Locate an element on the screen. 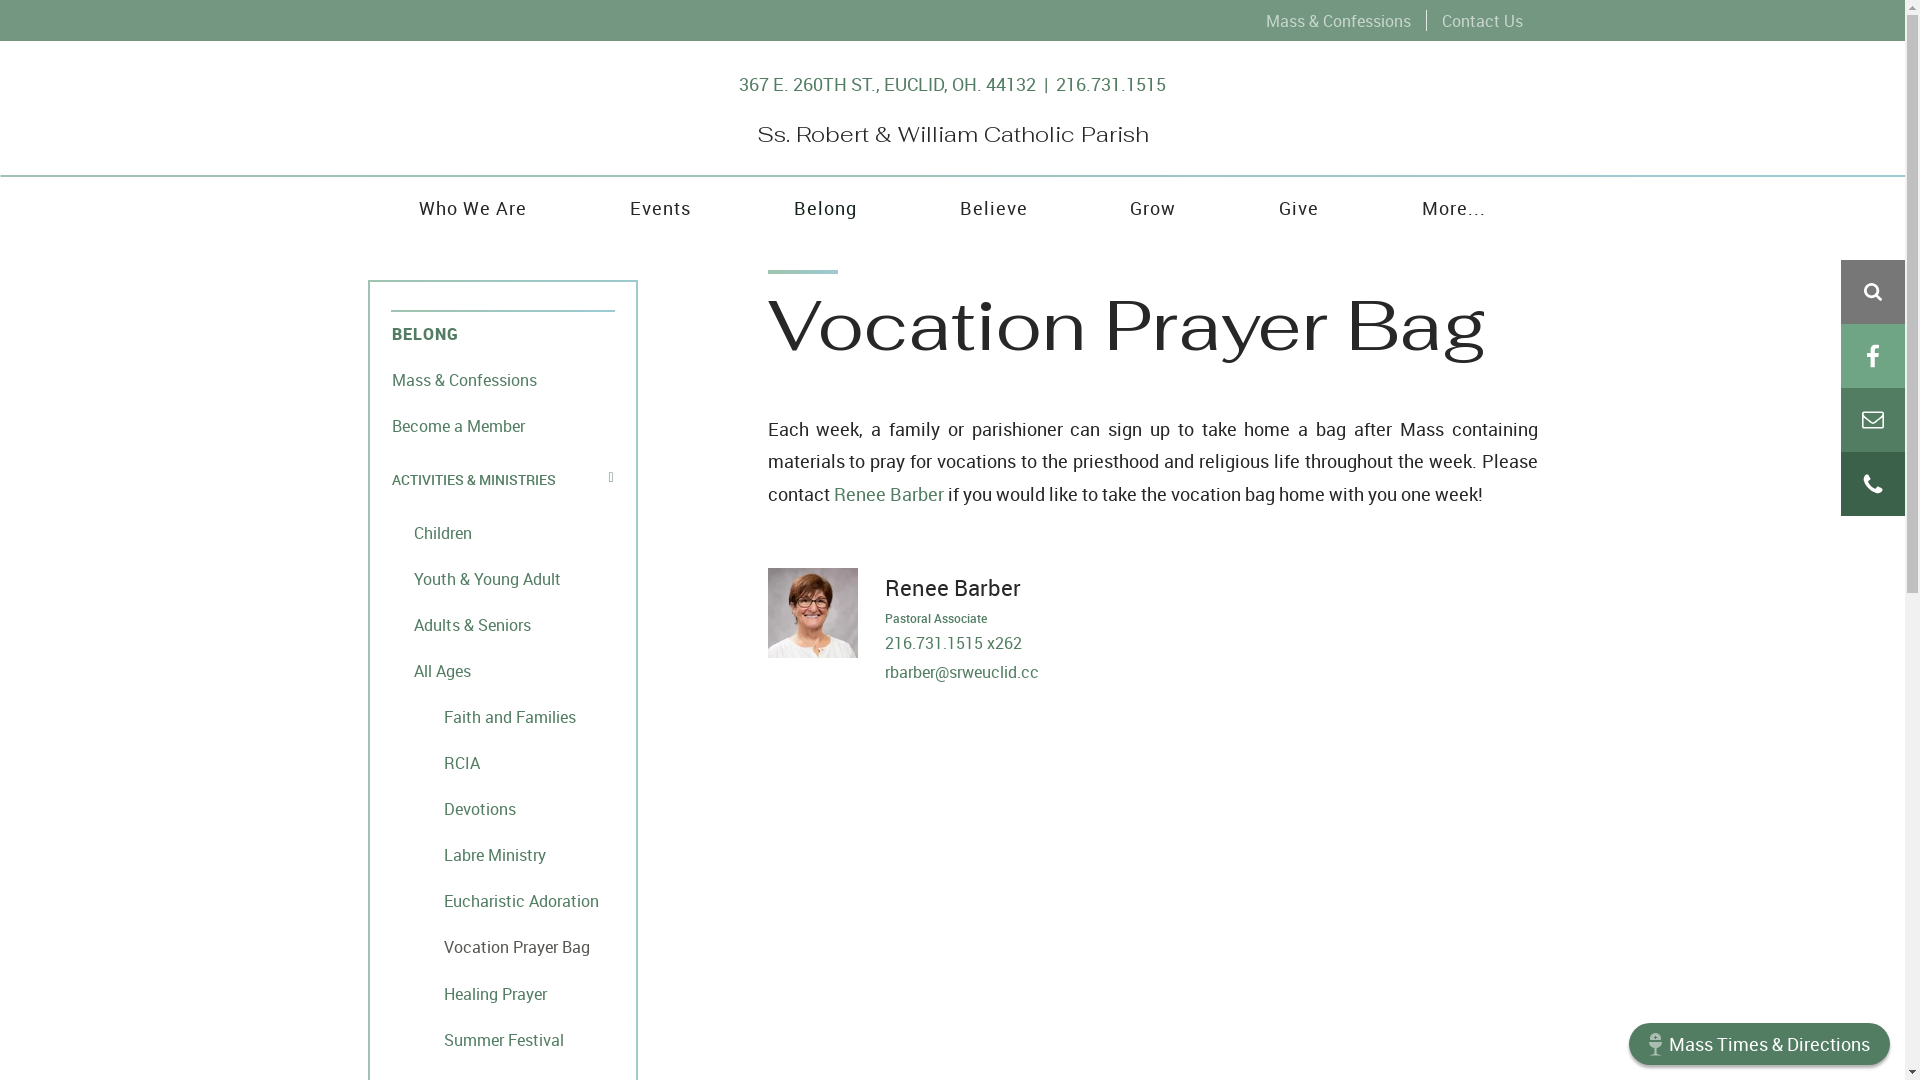  'More...' is located at coordinates (1454, 207).